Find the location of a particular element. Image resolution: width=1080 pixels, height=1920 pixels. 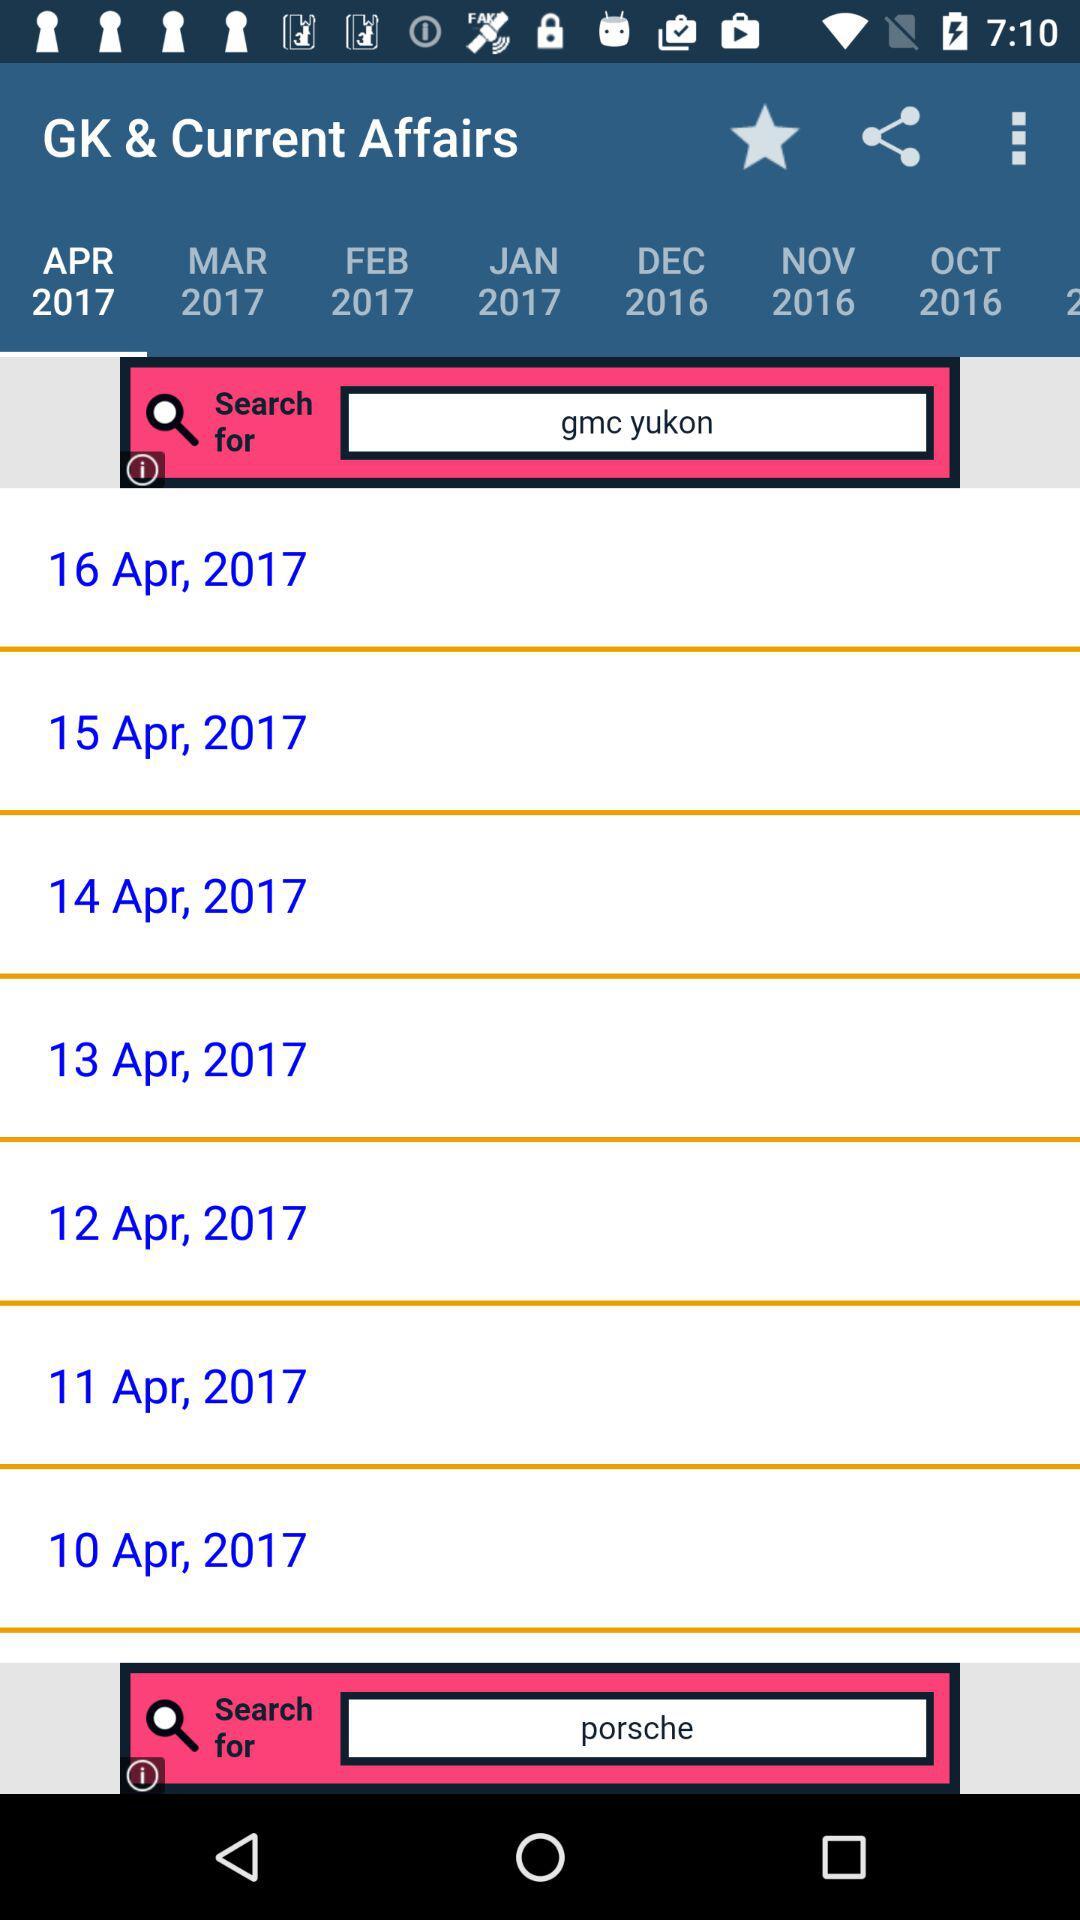

access advertisement is located at coordinates (540, 1727).